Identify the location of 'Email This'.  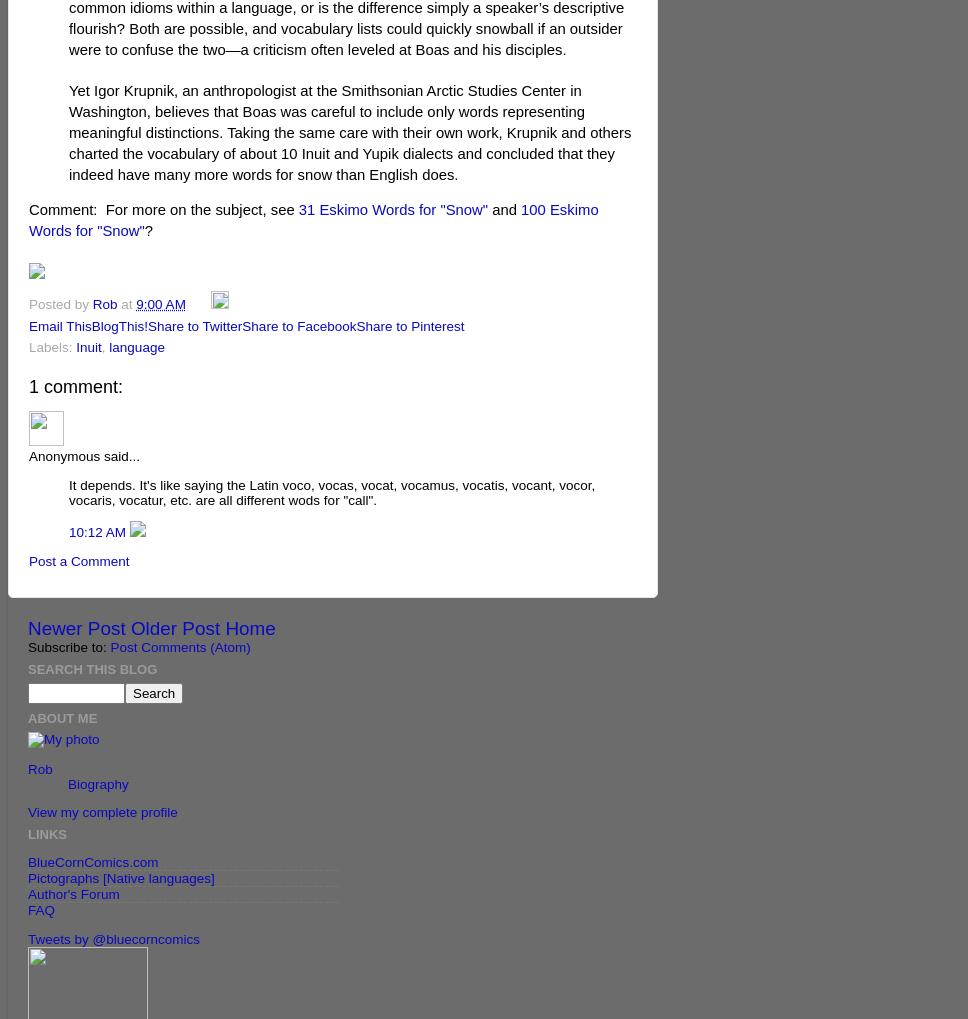
(59, 325).